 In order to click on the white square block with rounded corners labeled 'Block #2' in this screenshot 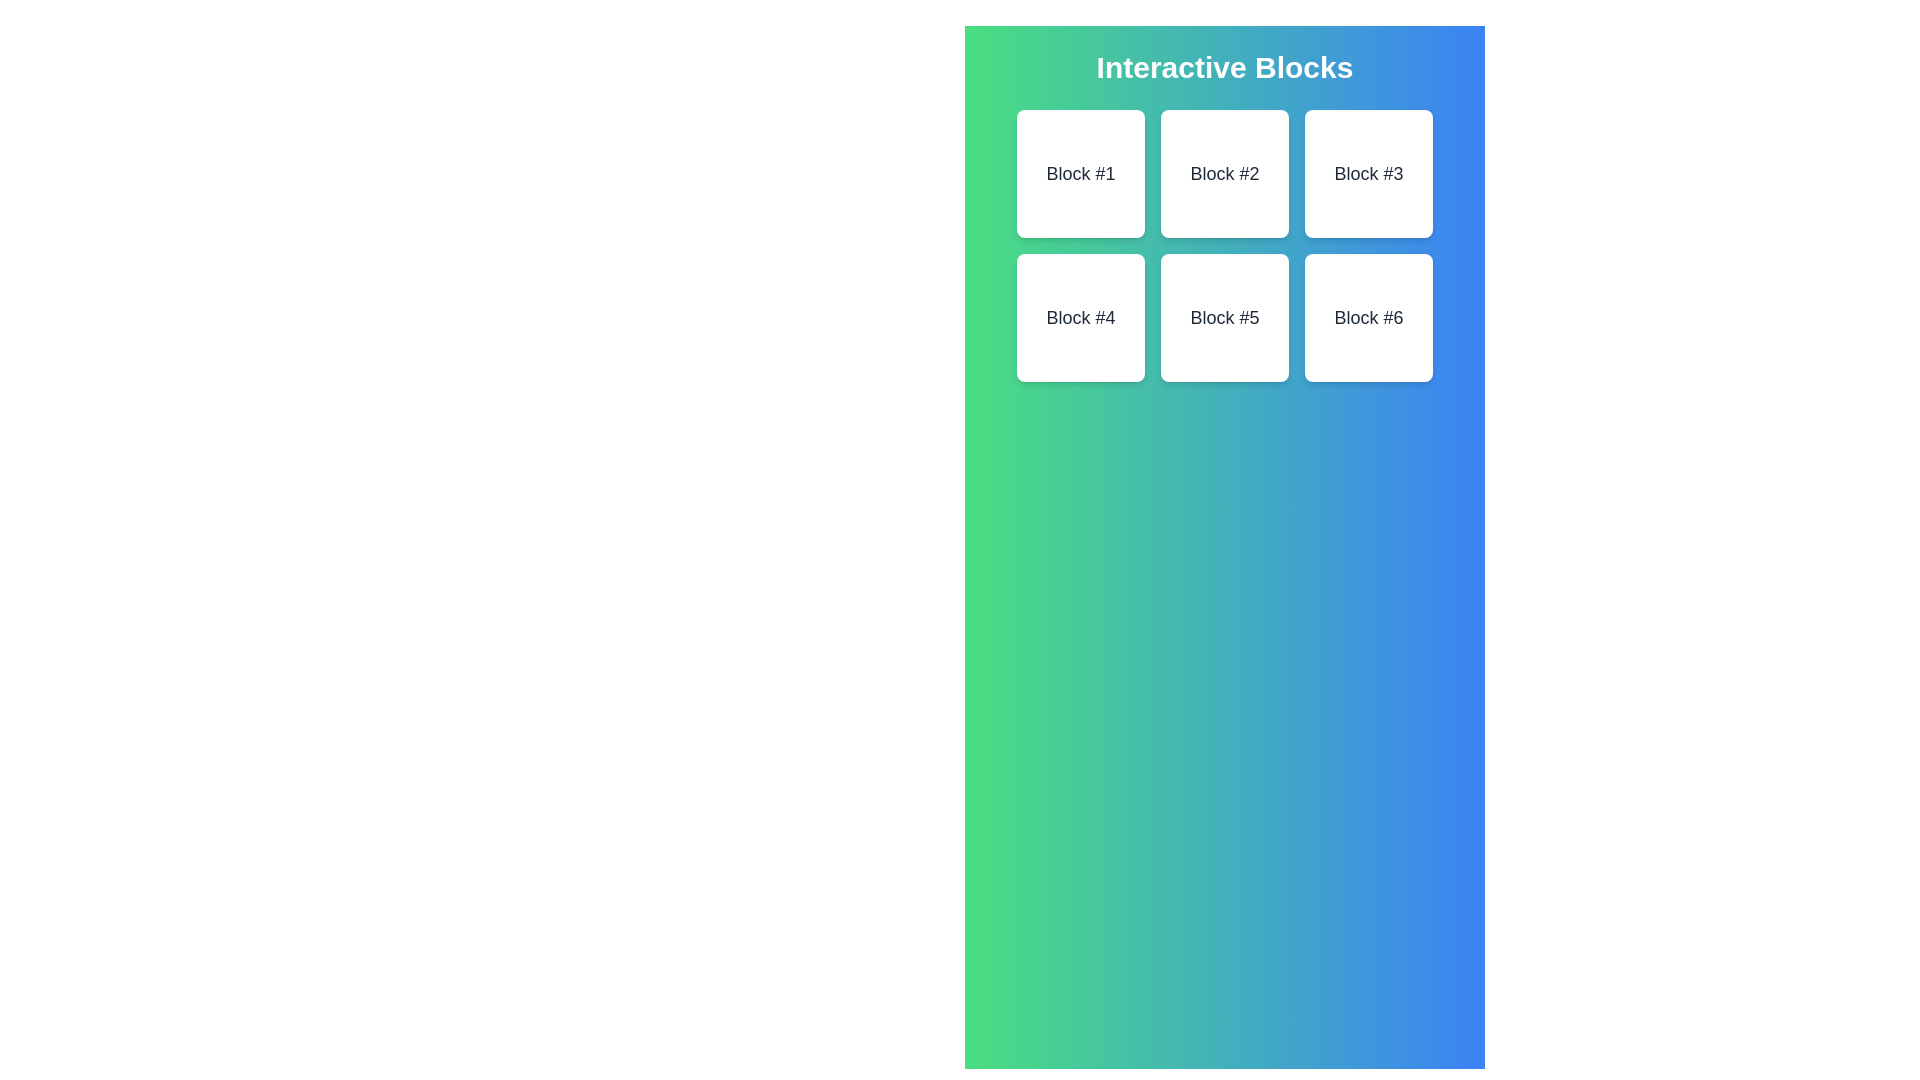, I will do `click(1223, 172)`.